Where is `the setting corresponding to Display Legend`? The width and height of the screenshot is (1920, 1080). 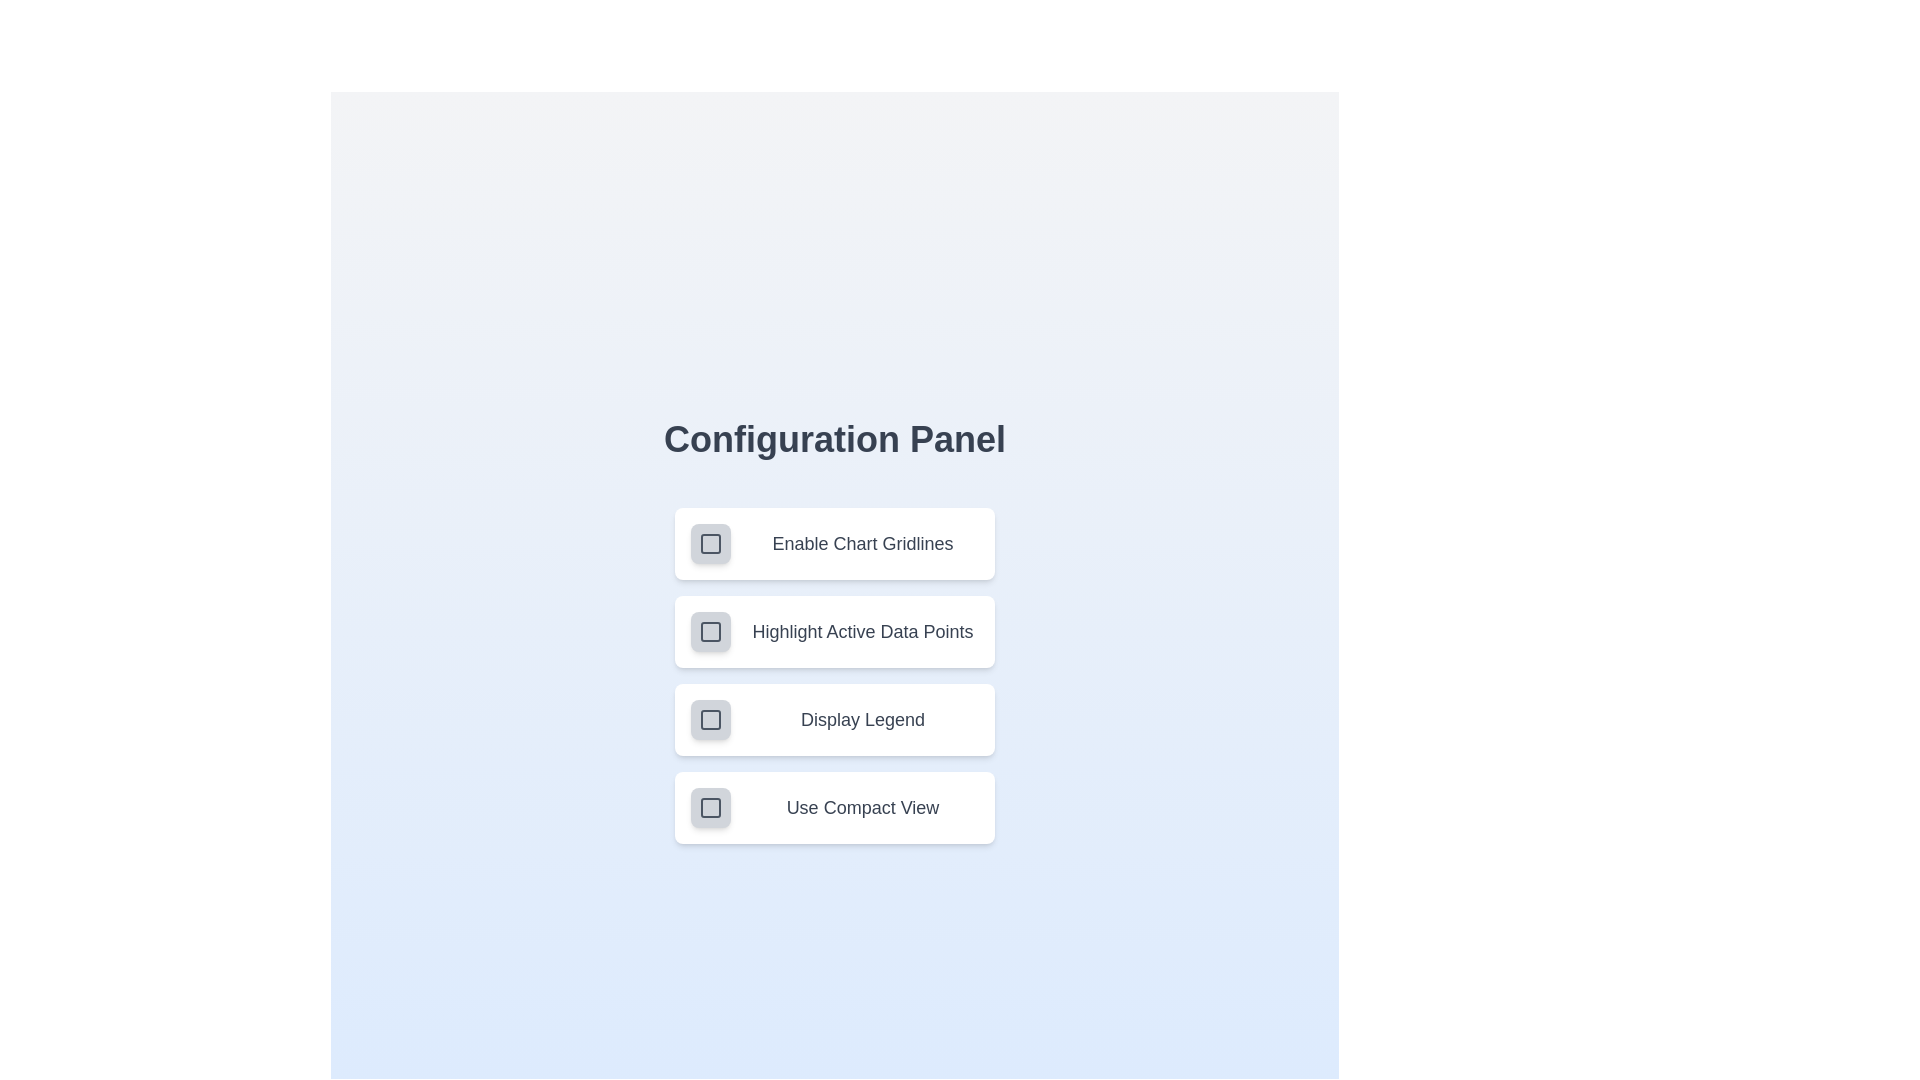 the setting corresponding to Display Legend is located at coordinates (710, 720).